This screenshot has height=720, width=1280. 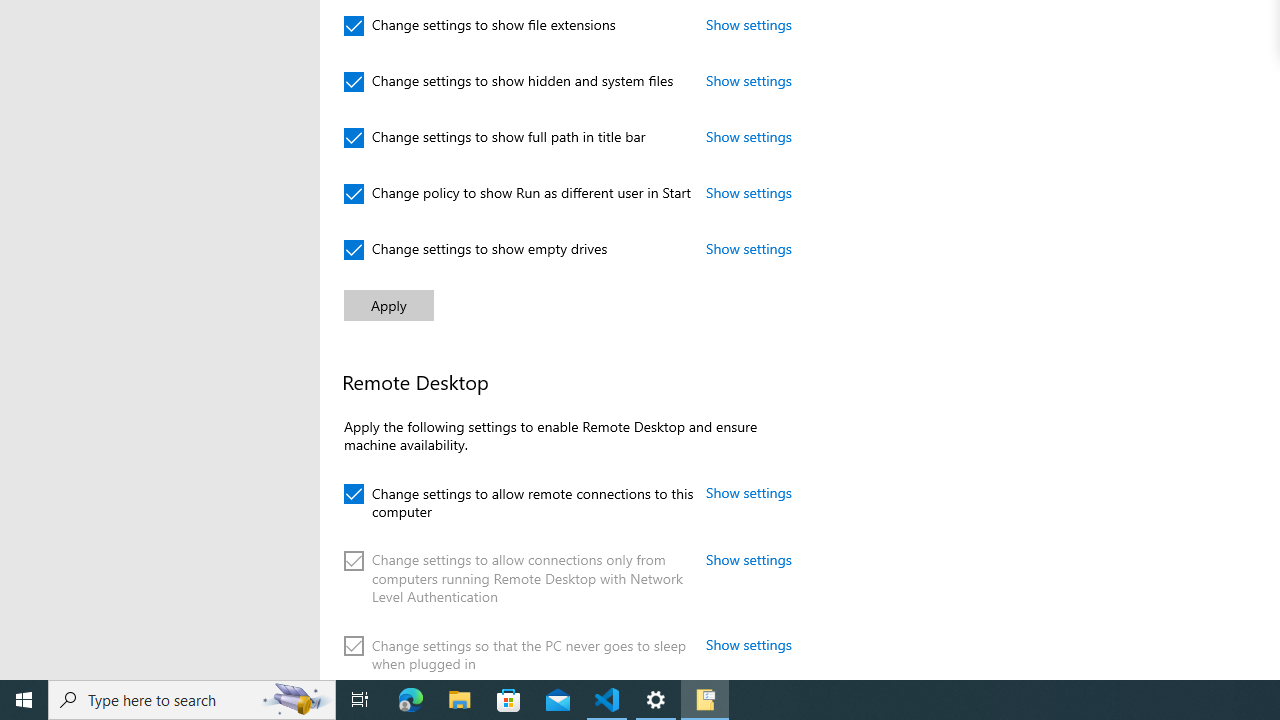 I want to click on 'Settings - 1 running window', so click(x=656, y=698).